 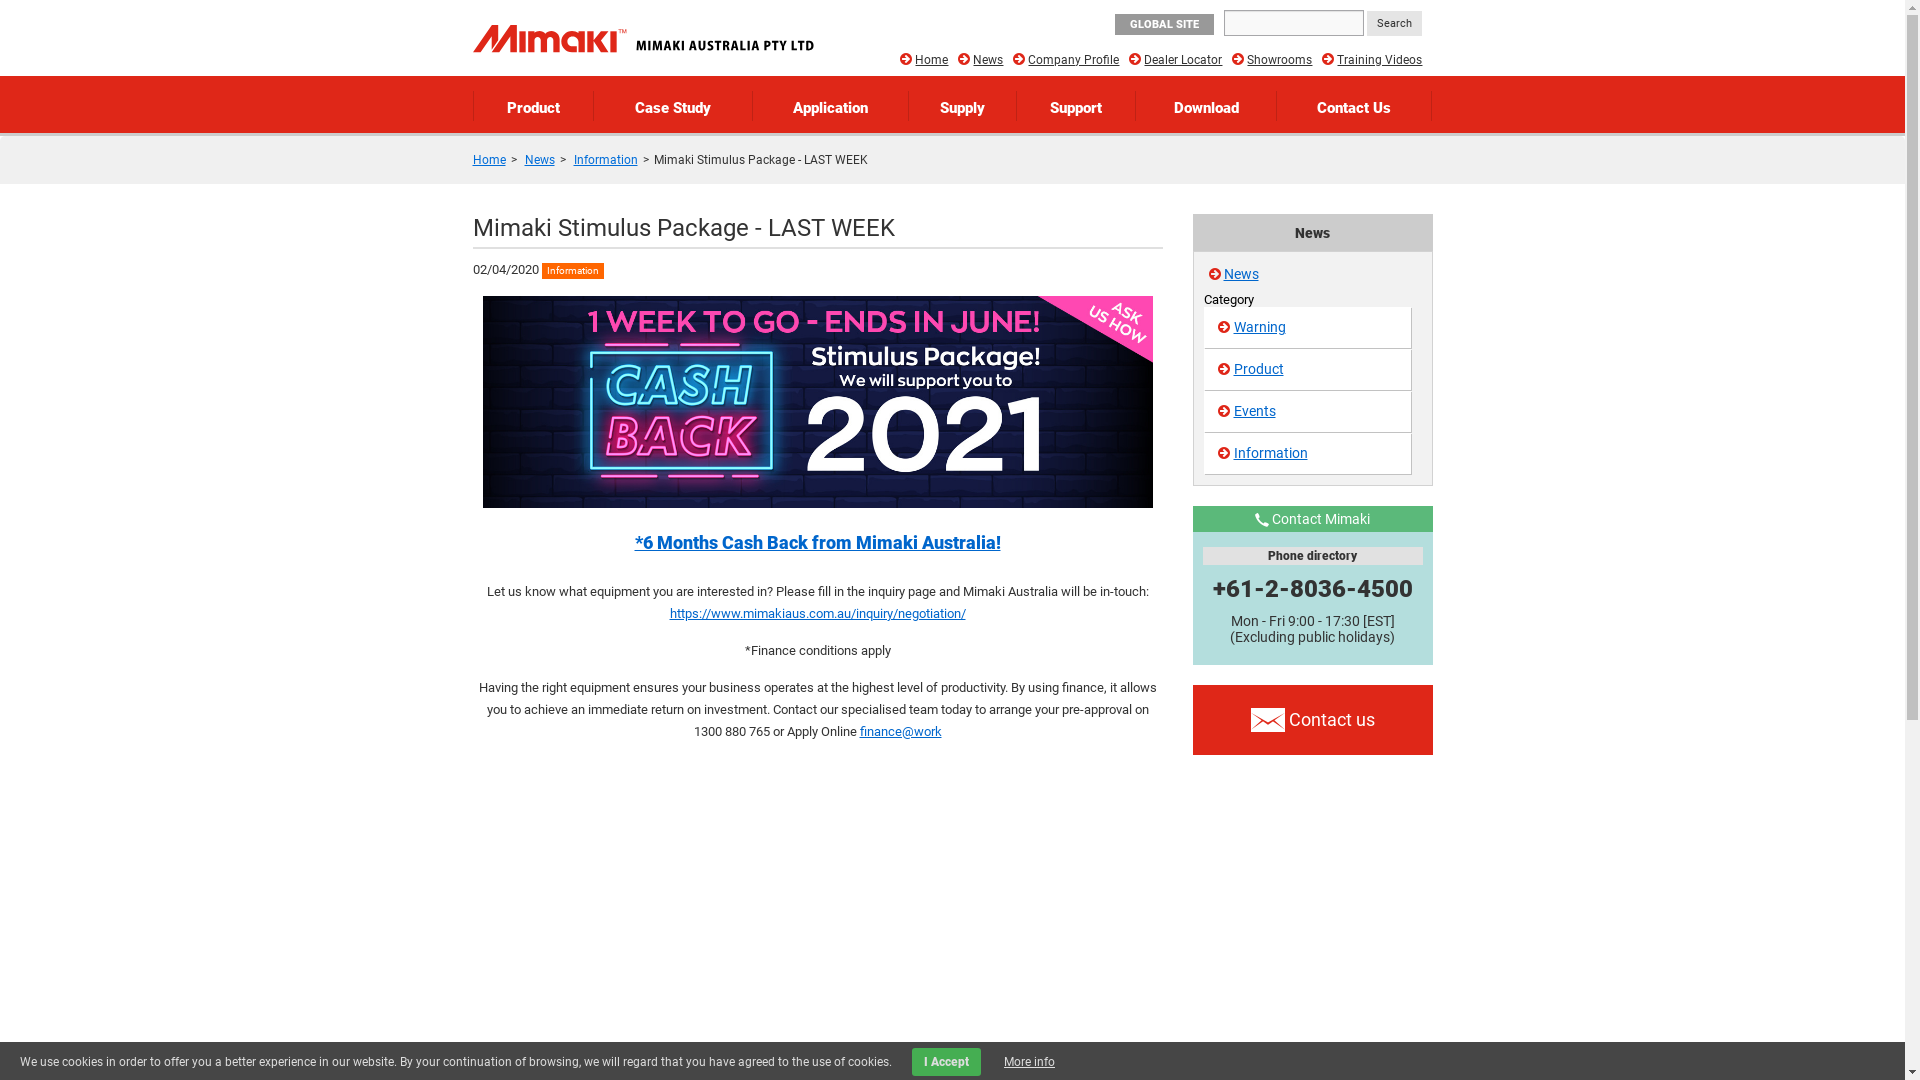 I want to click on 'Information', so click(x=1307, y=453).